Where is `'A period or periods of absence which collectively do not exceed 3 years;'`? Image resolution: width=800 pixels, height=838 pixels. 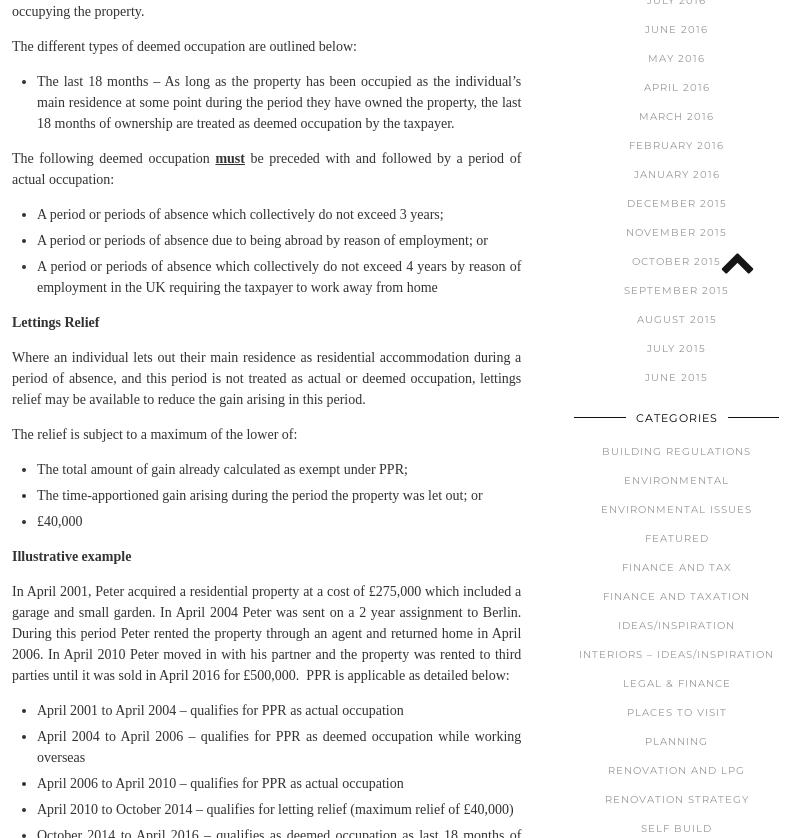 'A period or periods of absence which collectively do not exceed 3 years;' is located at coordinates (35, 212).